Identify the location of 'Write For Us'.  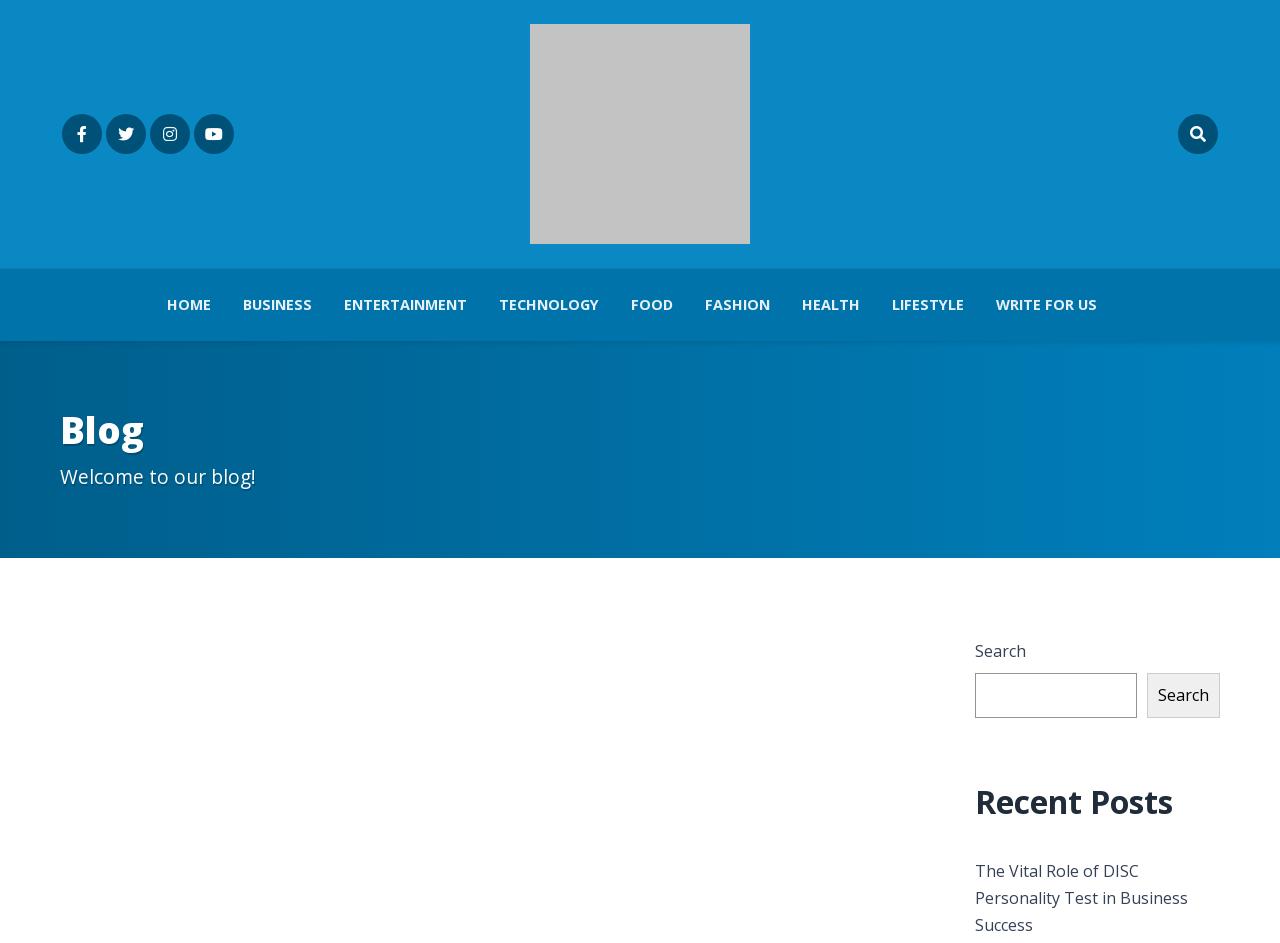
(1045, 303).